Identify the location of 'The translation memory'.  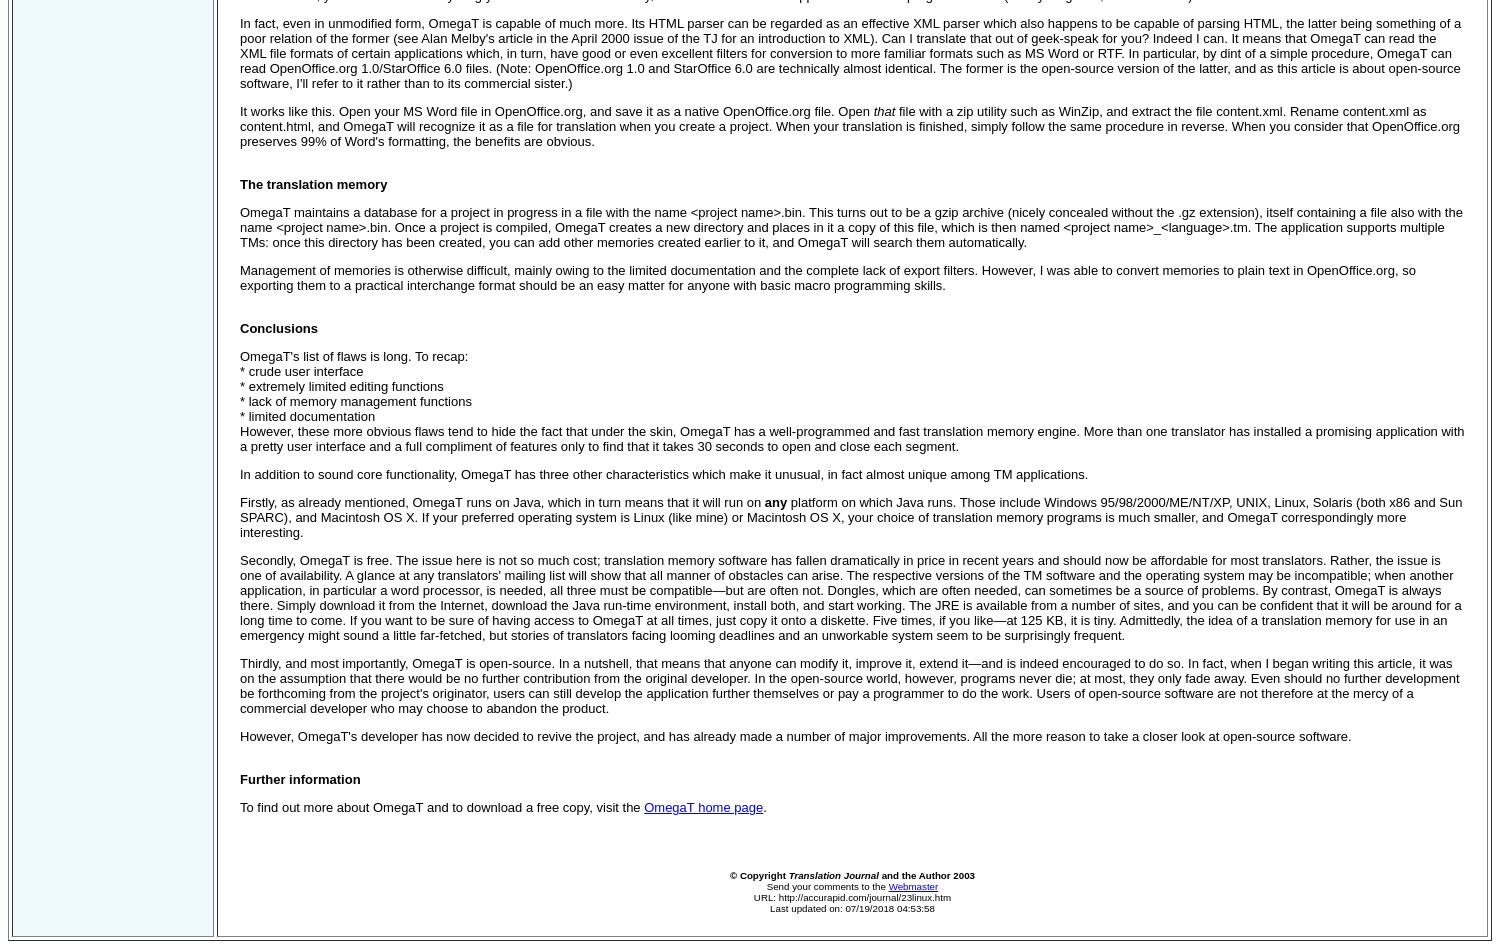
(312, 183).